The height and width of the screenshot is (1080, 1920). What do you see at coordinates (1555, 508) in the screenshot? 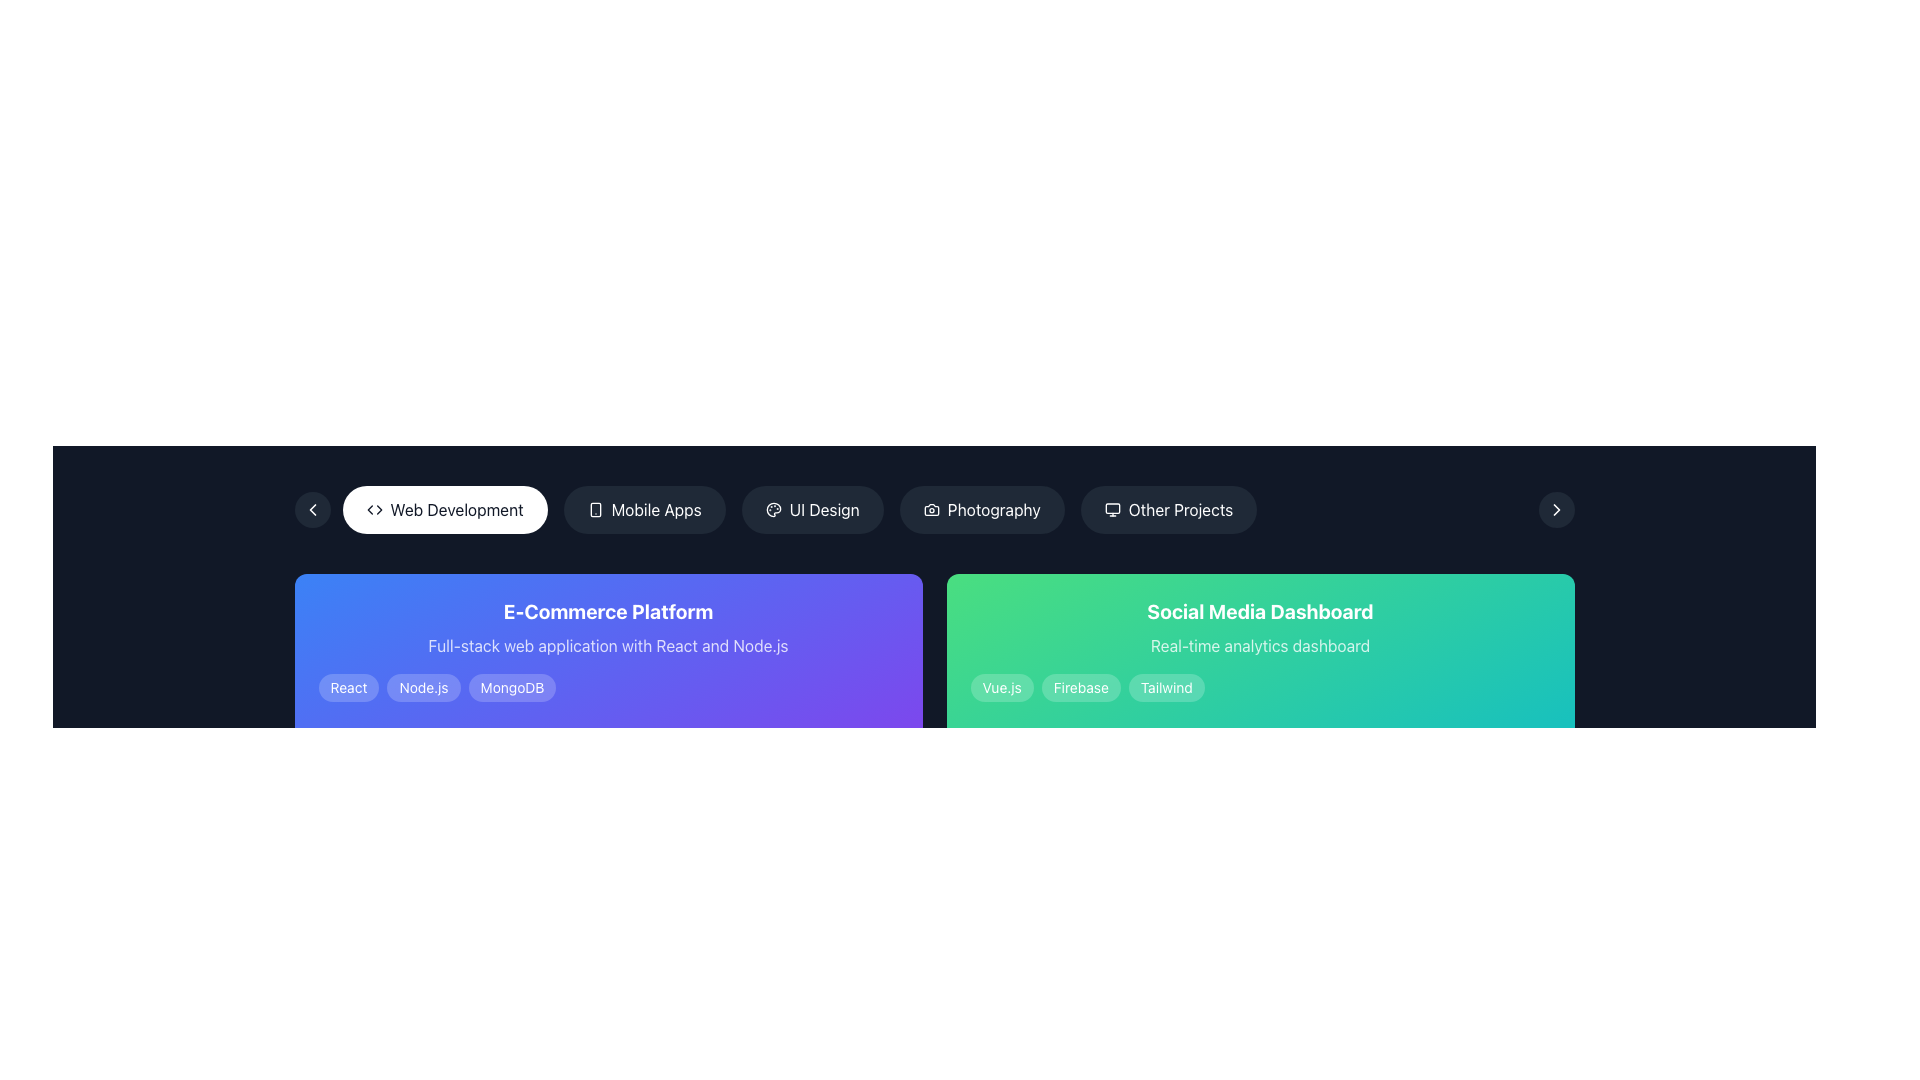
I see `the right-facing chevron icon with a white stroke located in a circular dark background in the top-right corner of the interface` at bounding box center [1555, 508].